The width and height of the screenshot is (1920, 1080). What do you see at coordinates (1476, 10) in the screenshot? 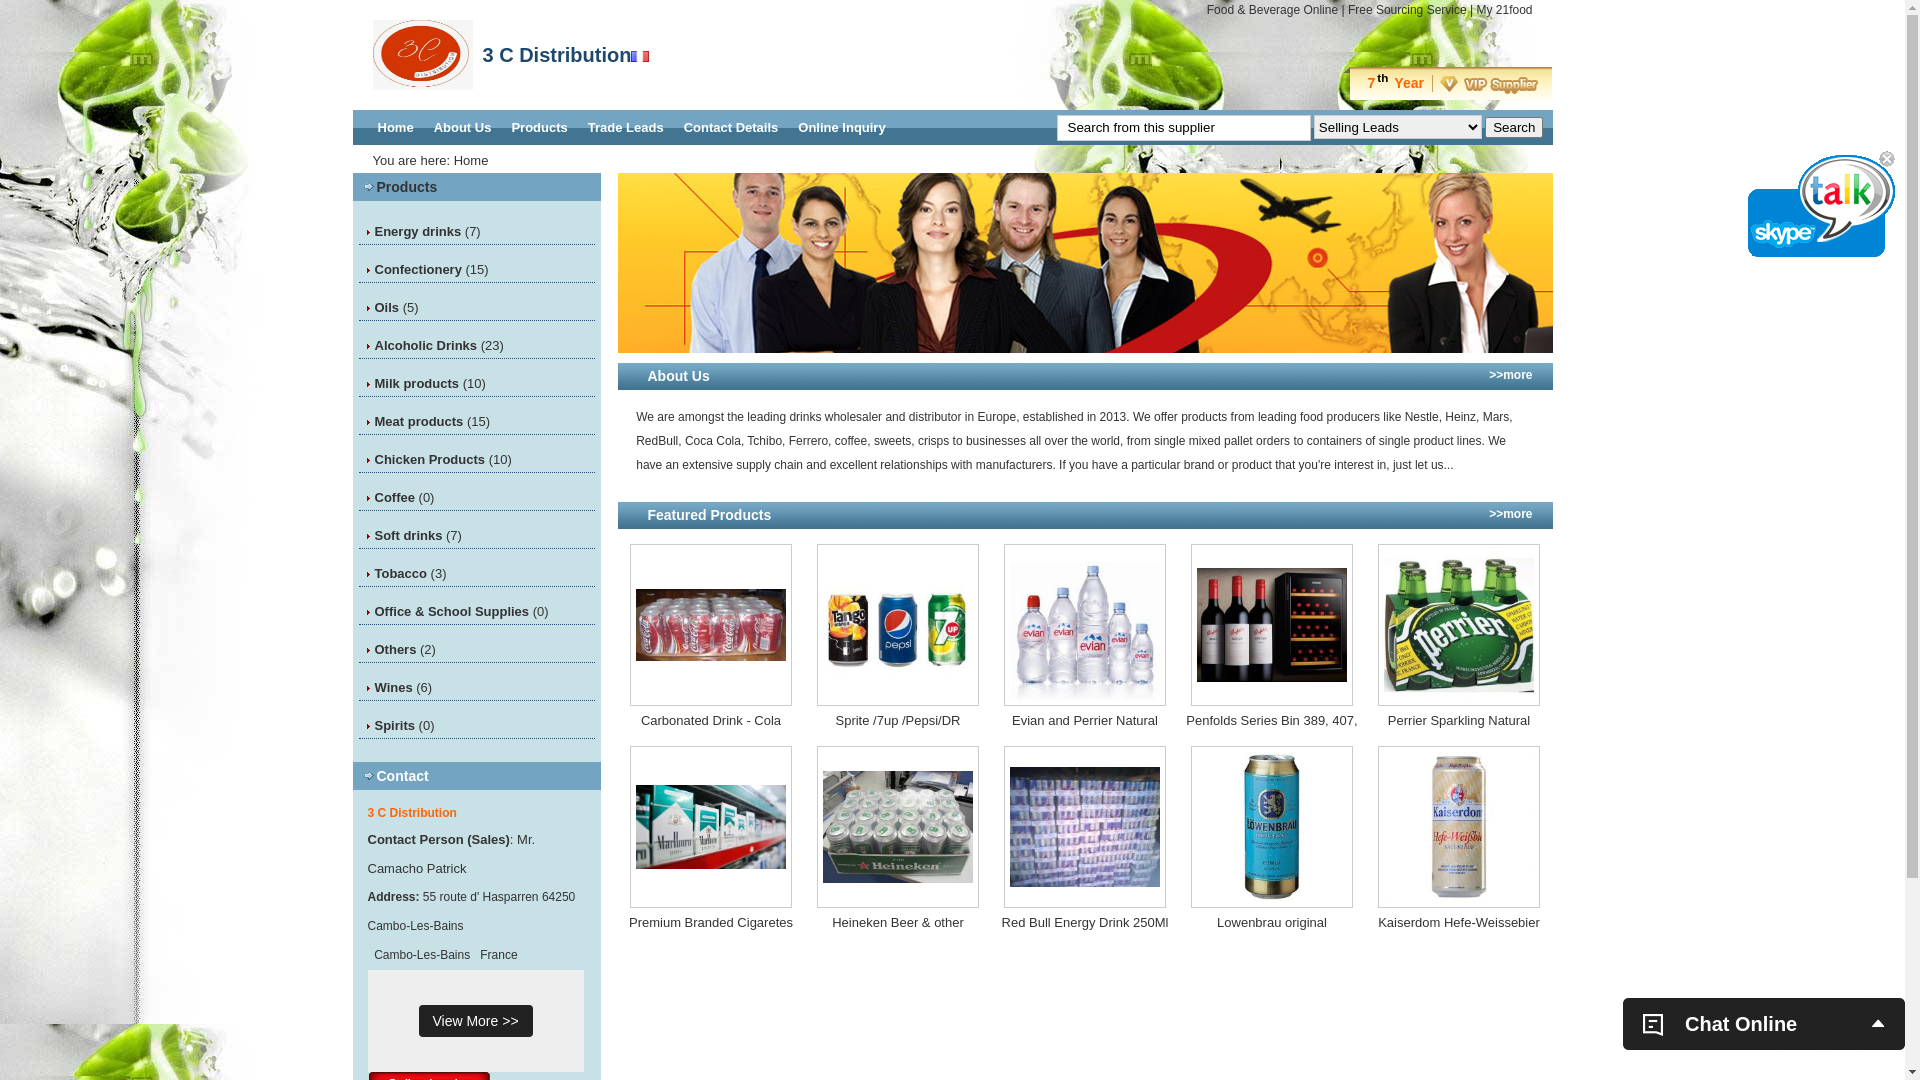
I see `'My 21food'` at bounding box center [1476, 10].